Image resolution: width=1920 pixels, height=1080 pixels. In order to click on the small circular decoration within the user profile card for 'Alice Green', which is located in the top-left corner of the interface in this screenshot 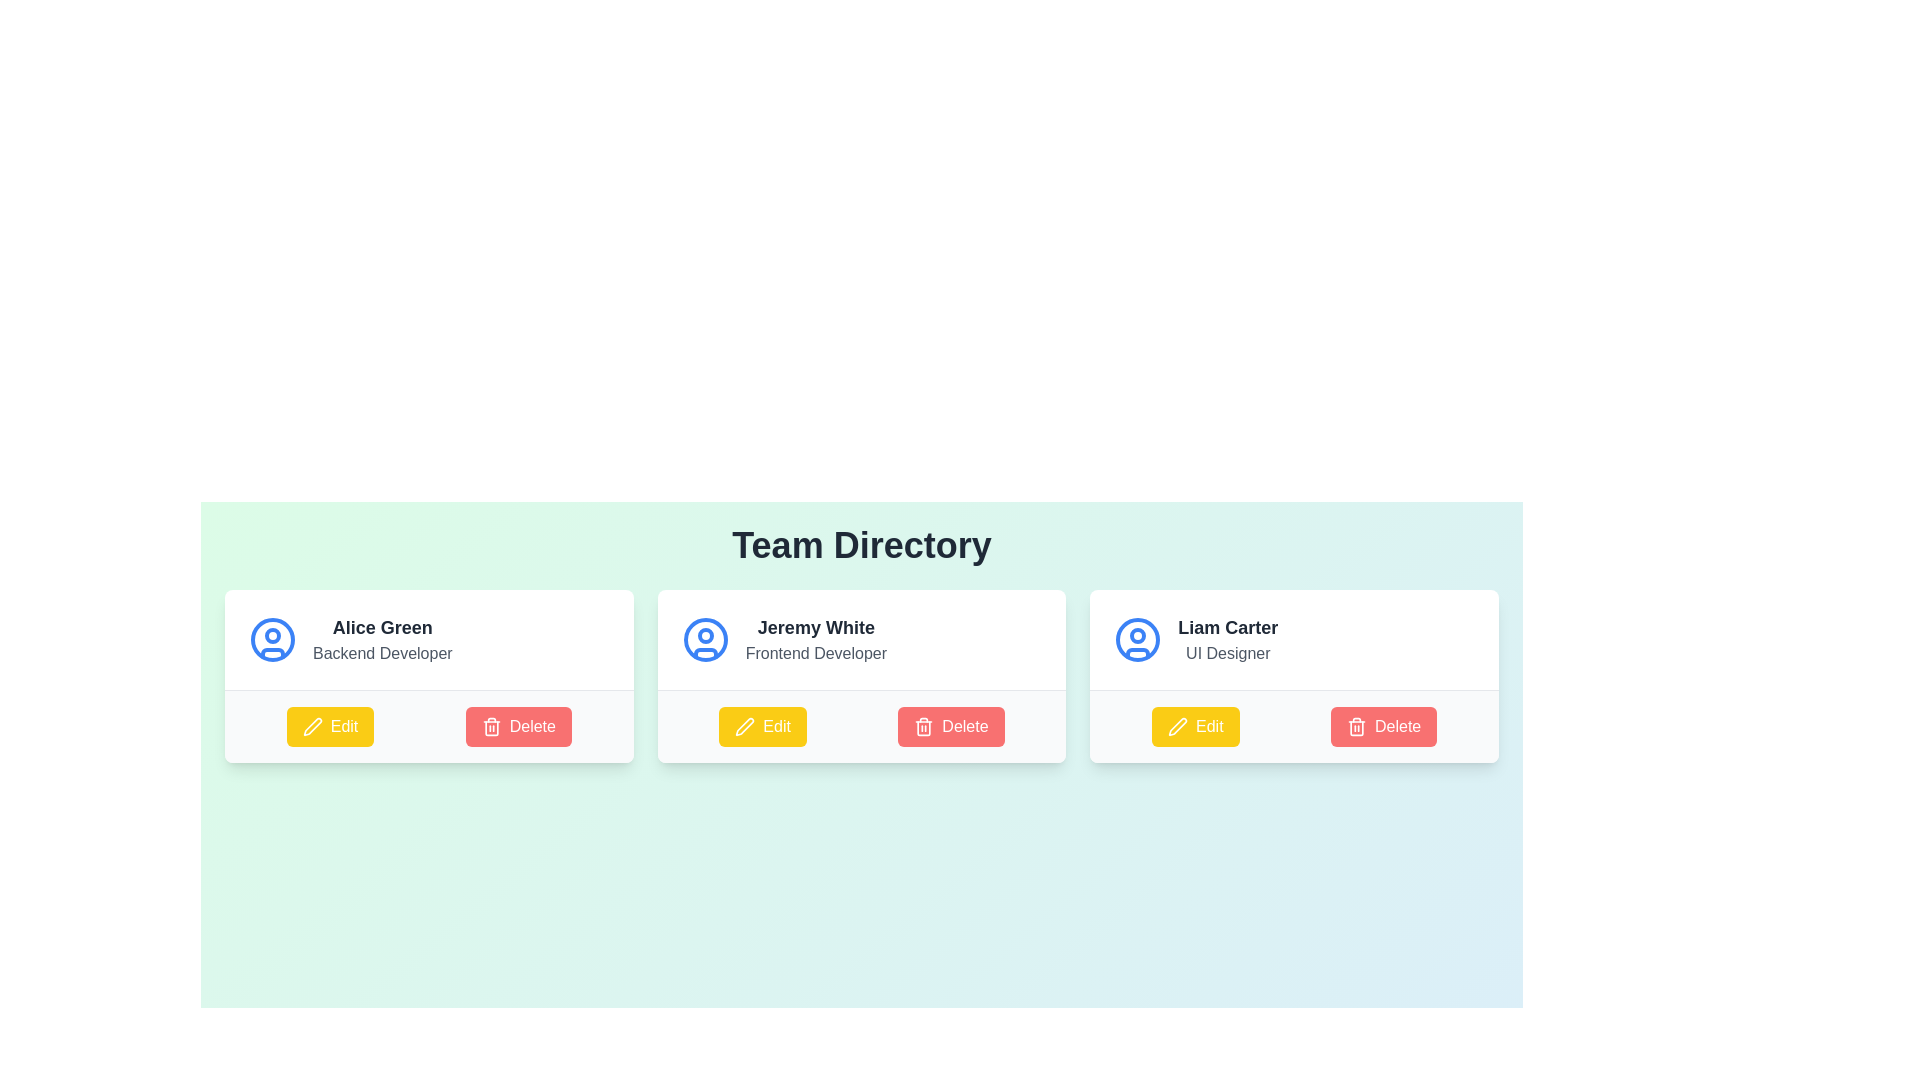, I will do `click(272, 636)`.